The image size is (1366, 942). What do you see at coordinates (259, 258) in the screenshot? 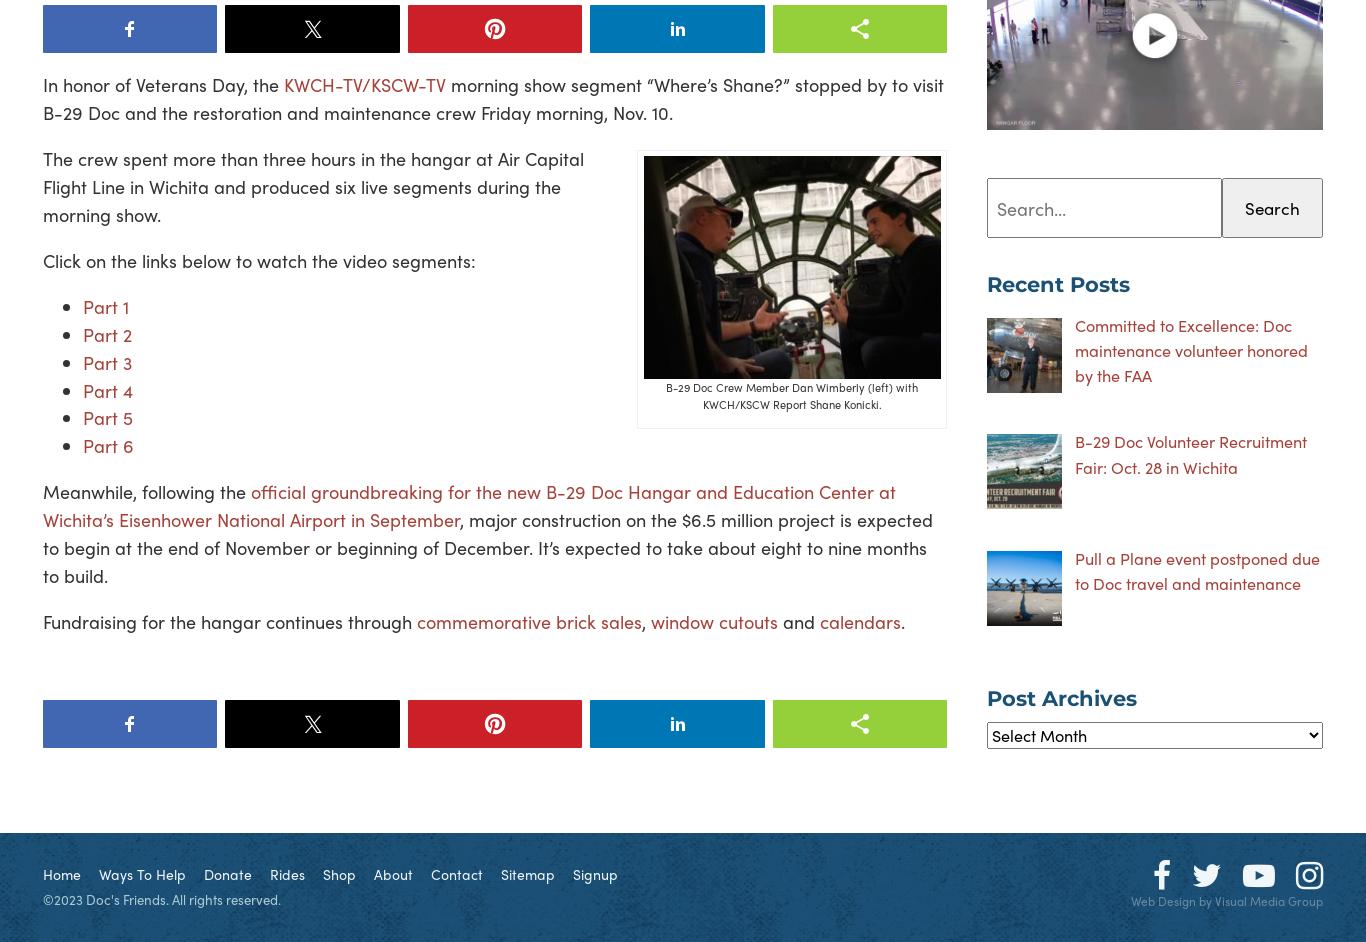
I see `'Click on the links below to watch the video segments:'` at bounding box center [259, 258].